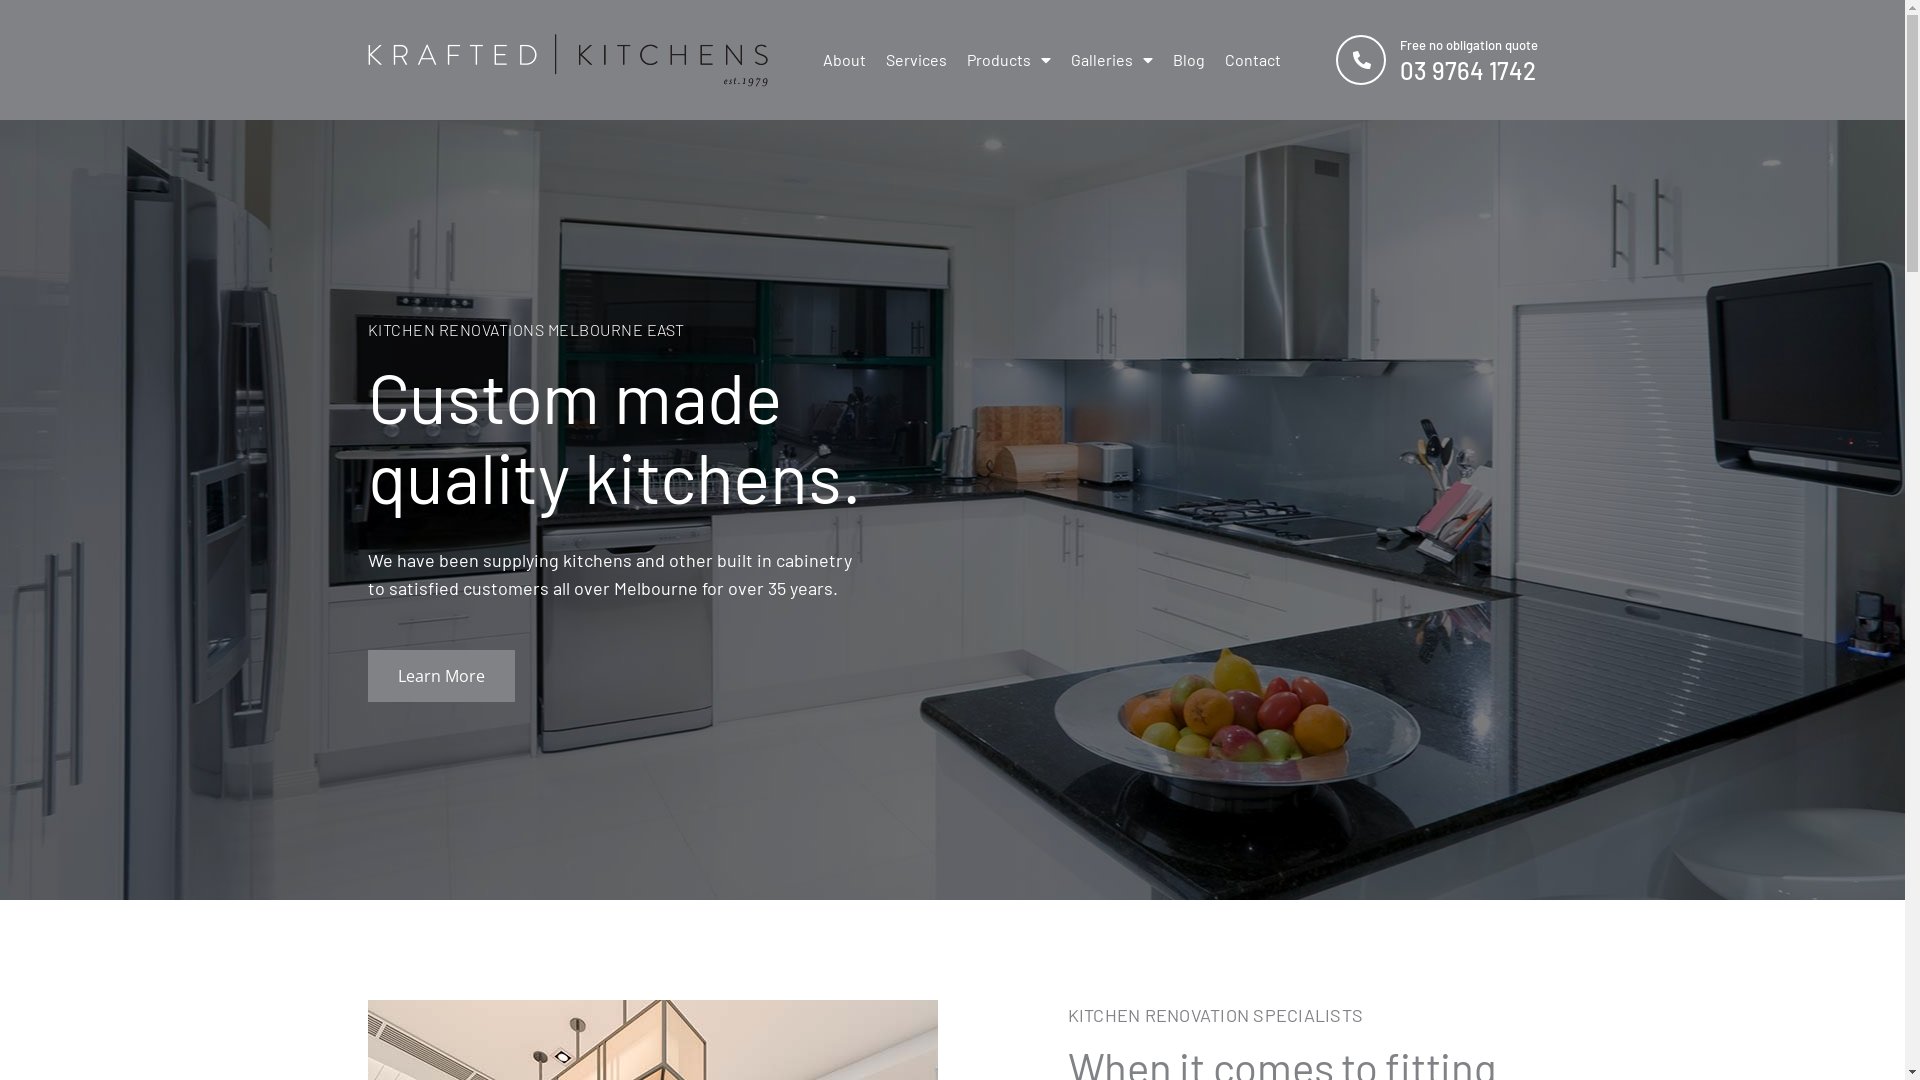 This screenshot has width=1920, height=1080. I want to click on 'Contact', so click(1251, 59).